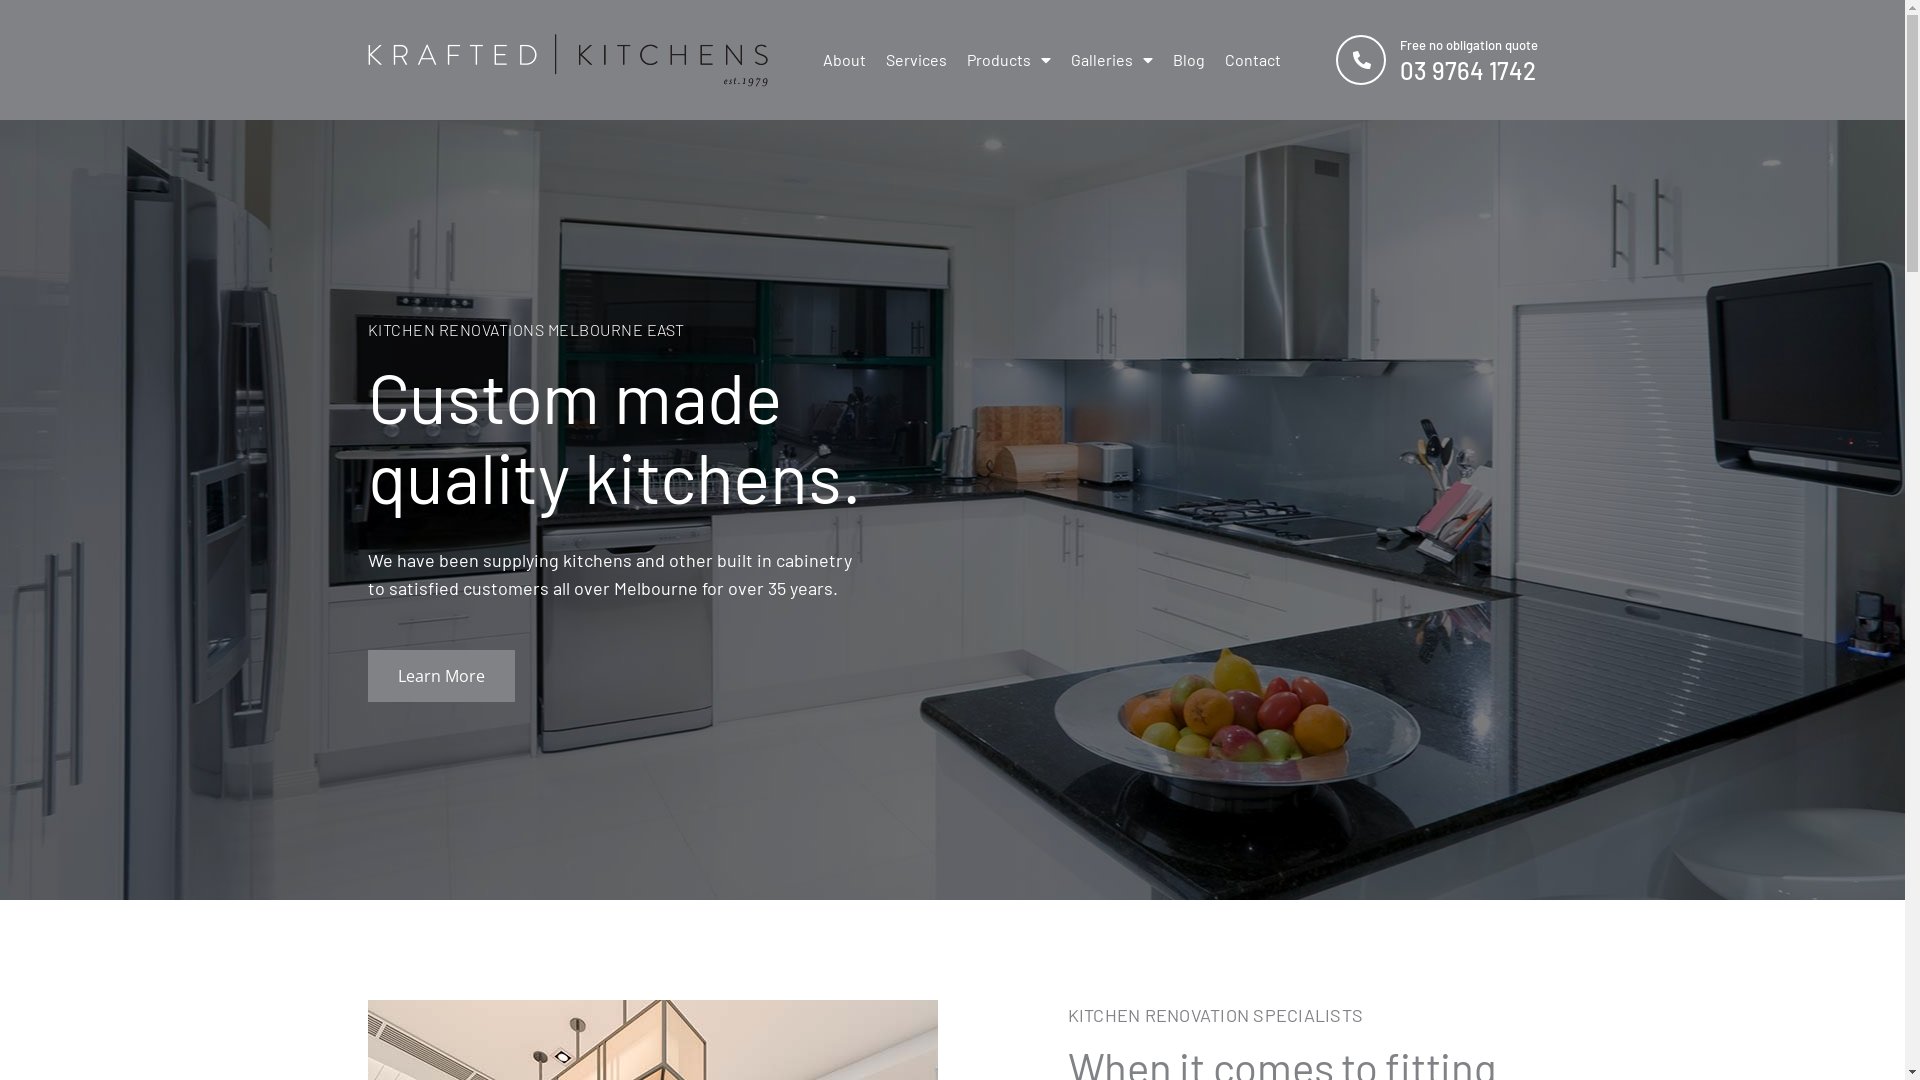 This screenshot has width=1920, height=1080. I want to click on 'Contact', so click(1251, 59).